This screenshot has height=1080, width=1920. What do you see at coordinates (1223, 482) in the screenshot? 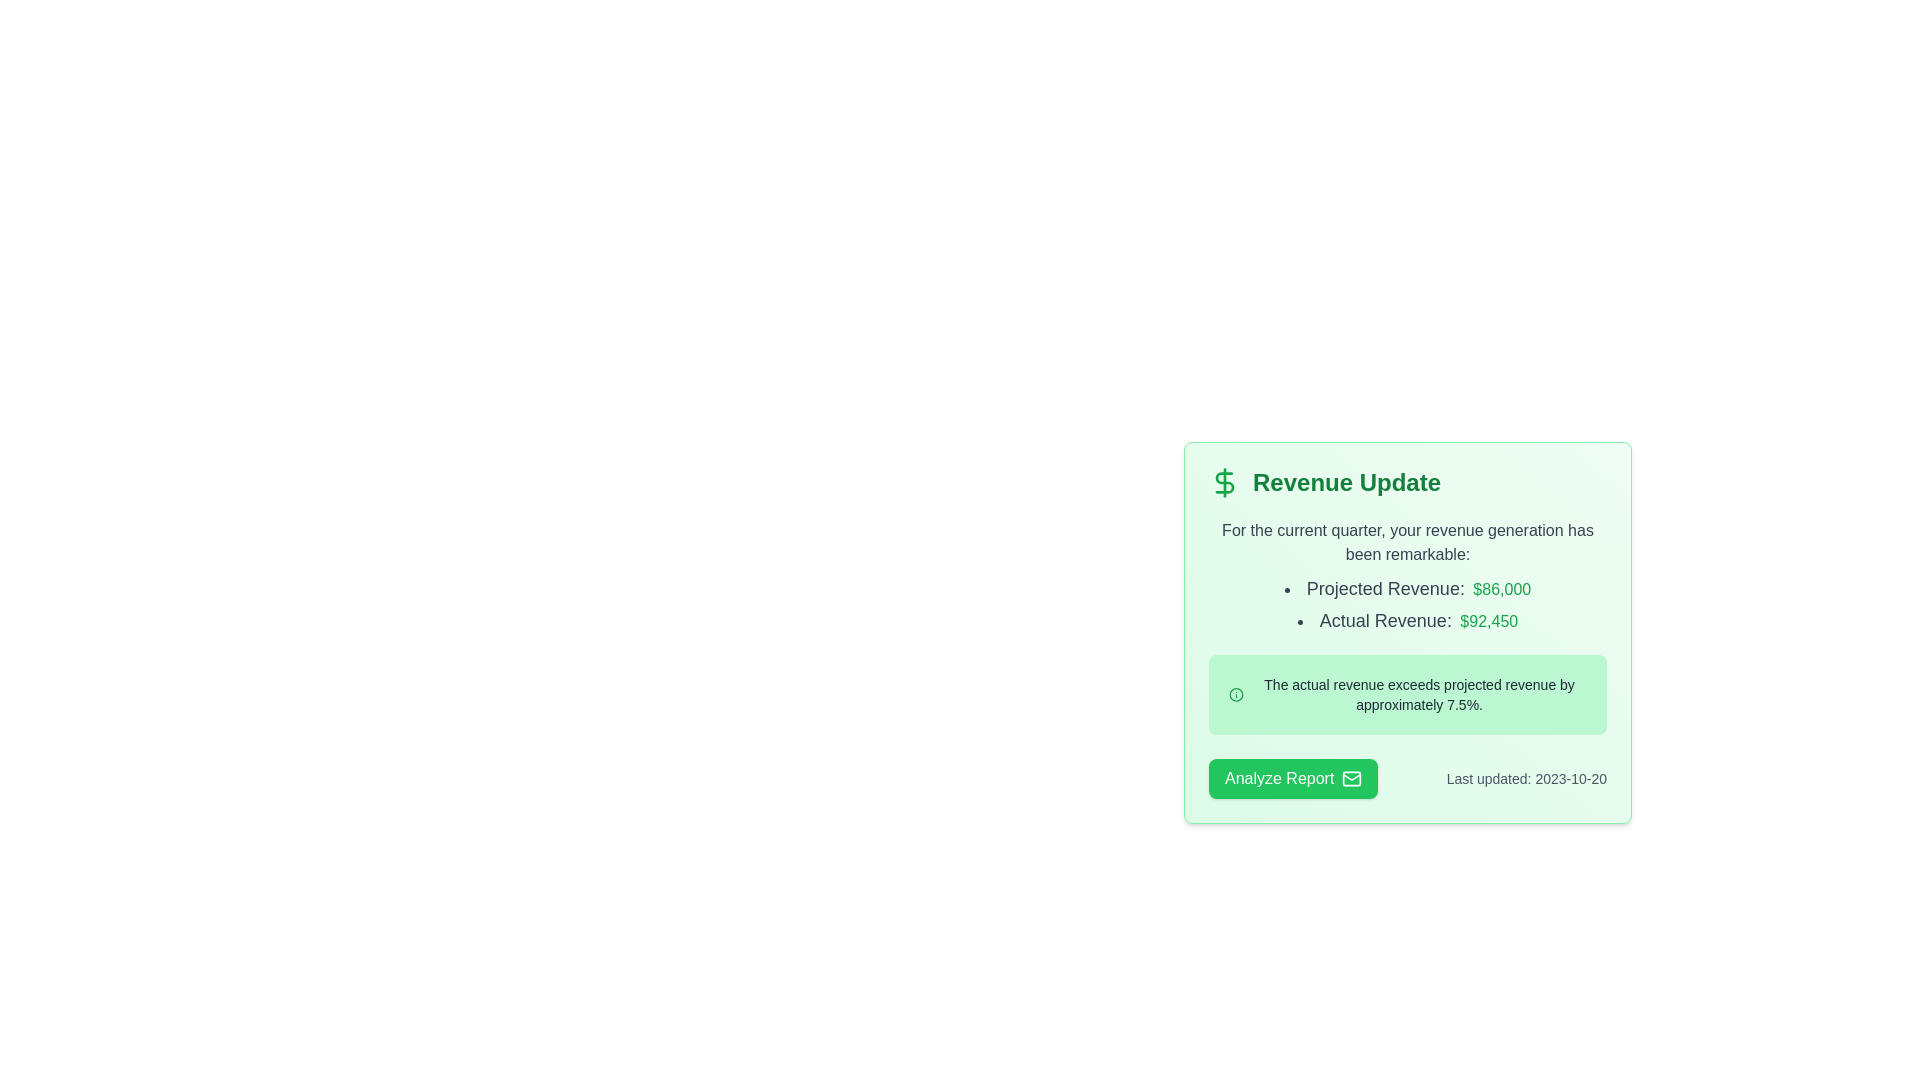
I see `the green dollar sign icon located in the top-left corner of the 'Revenue Update' panel, which has a clean and minimalistic design` at bounding box center [1223, 482].